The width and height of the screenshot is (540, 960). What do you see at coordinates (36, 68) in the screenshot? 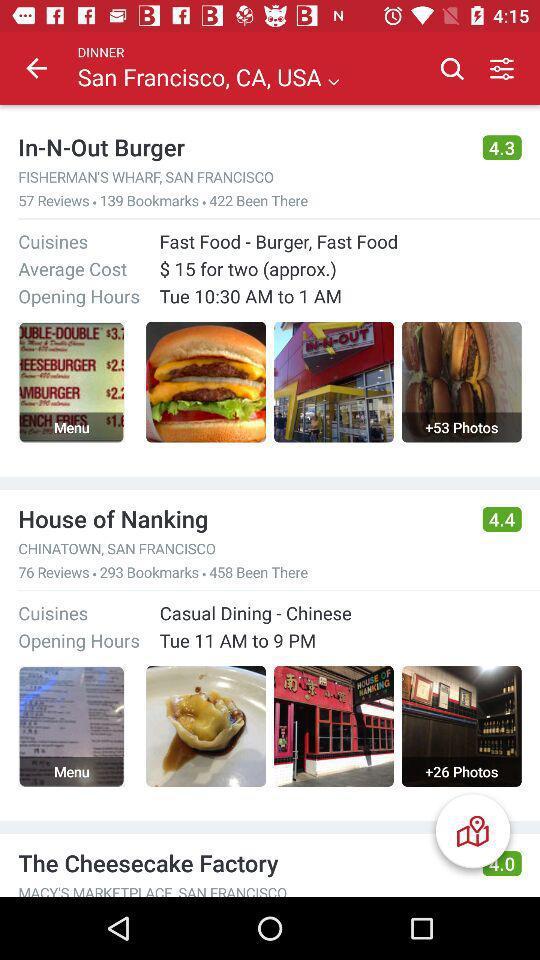
I see `item above in n out icon` at bounding box center [36, 68].